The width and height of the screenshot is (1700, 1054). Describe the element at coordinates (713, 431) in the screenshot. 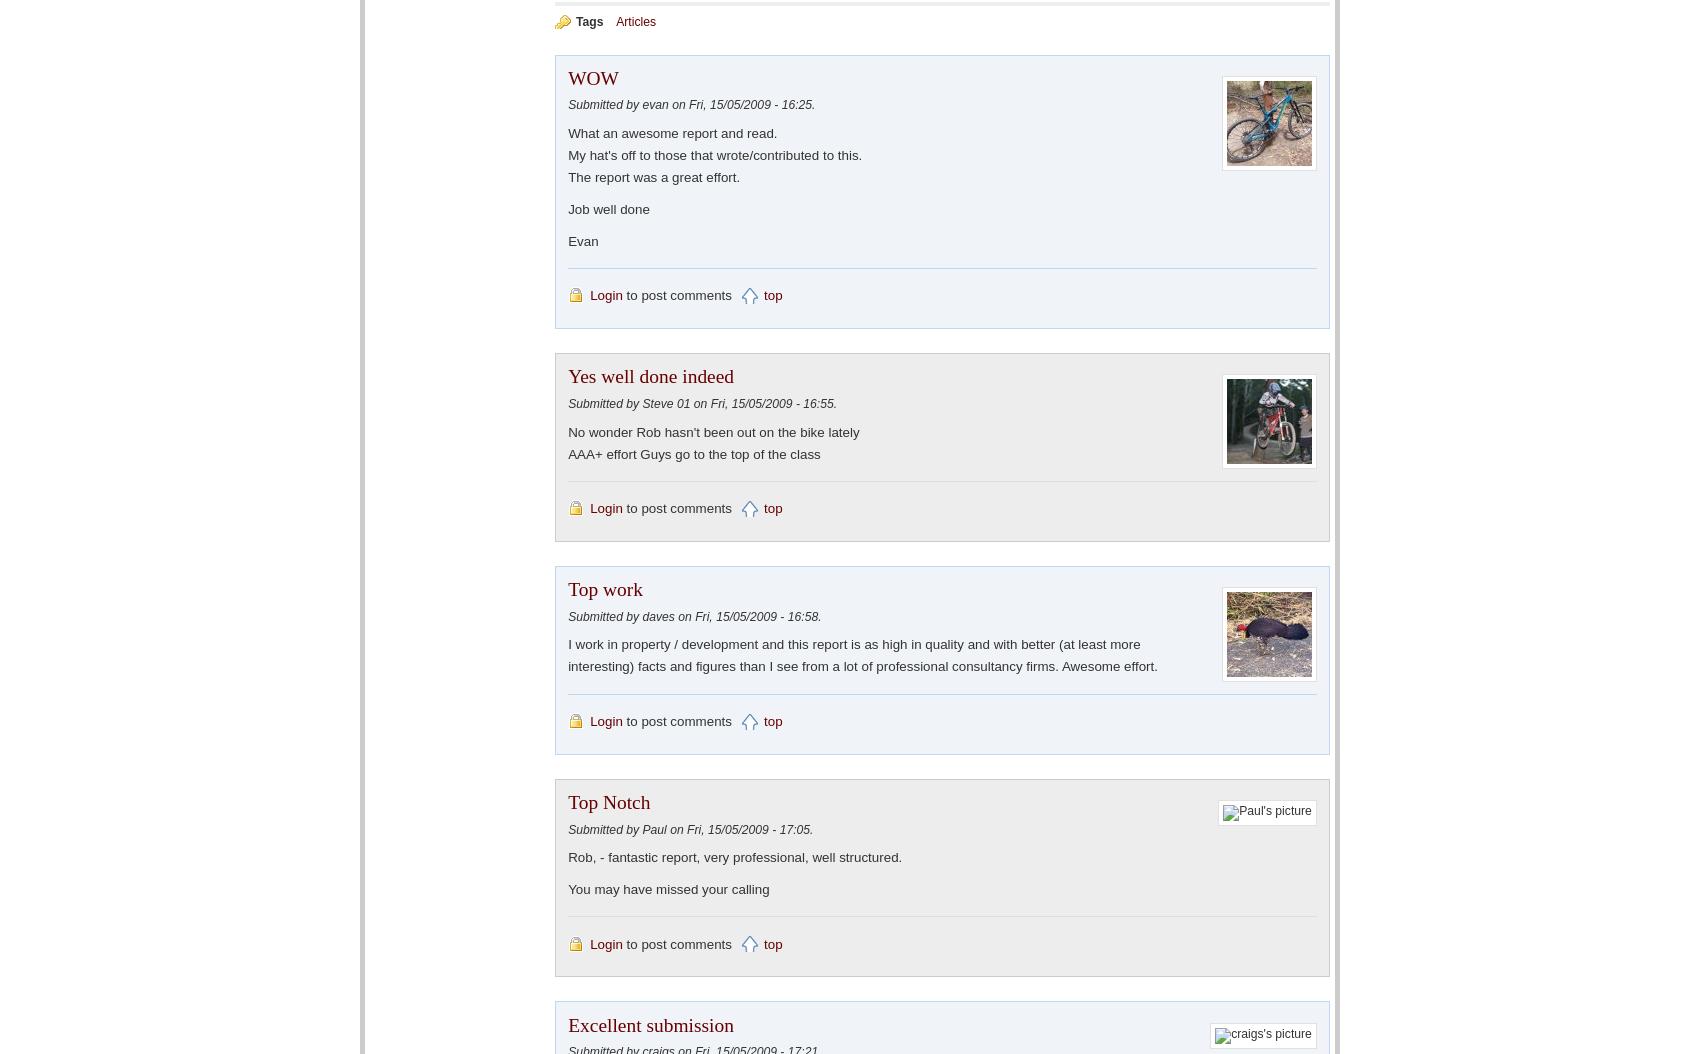

I see `'No wonder Rob hasn't been out on the bike lately'` at that location.